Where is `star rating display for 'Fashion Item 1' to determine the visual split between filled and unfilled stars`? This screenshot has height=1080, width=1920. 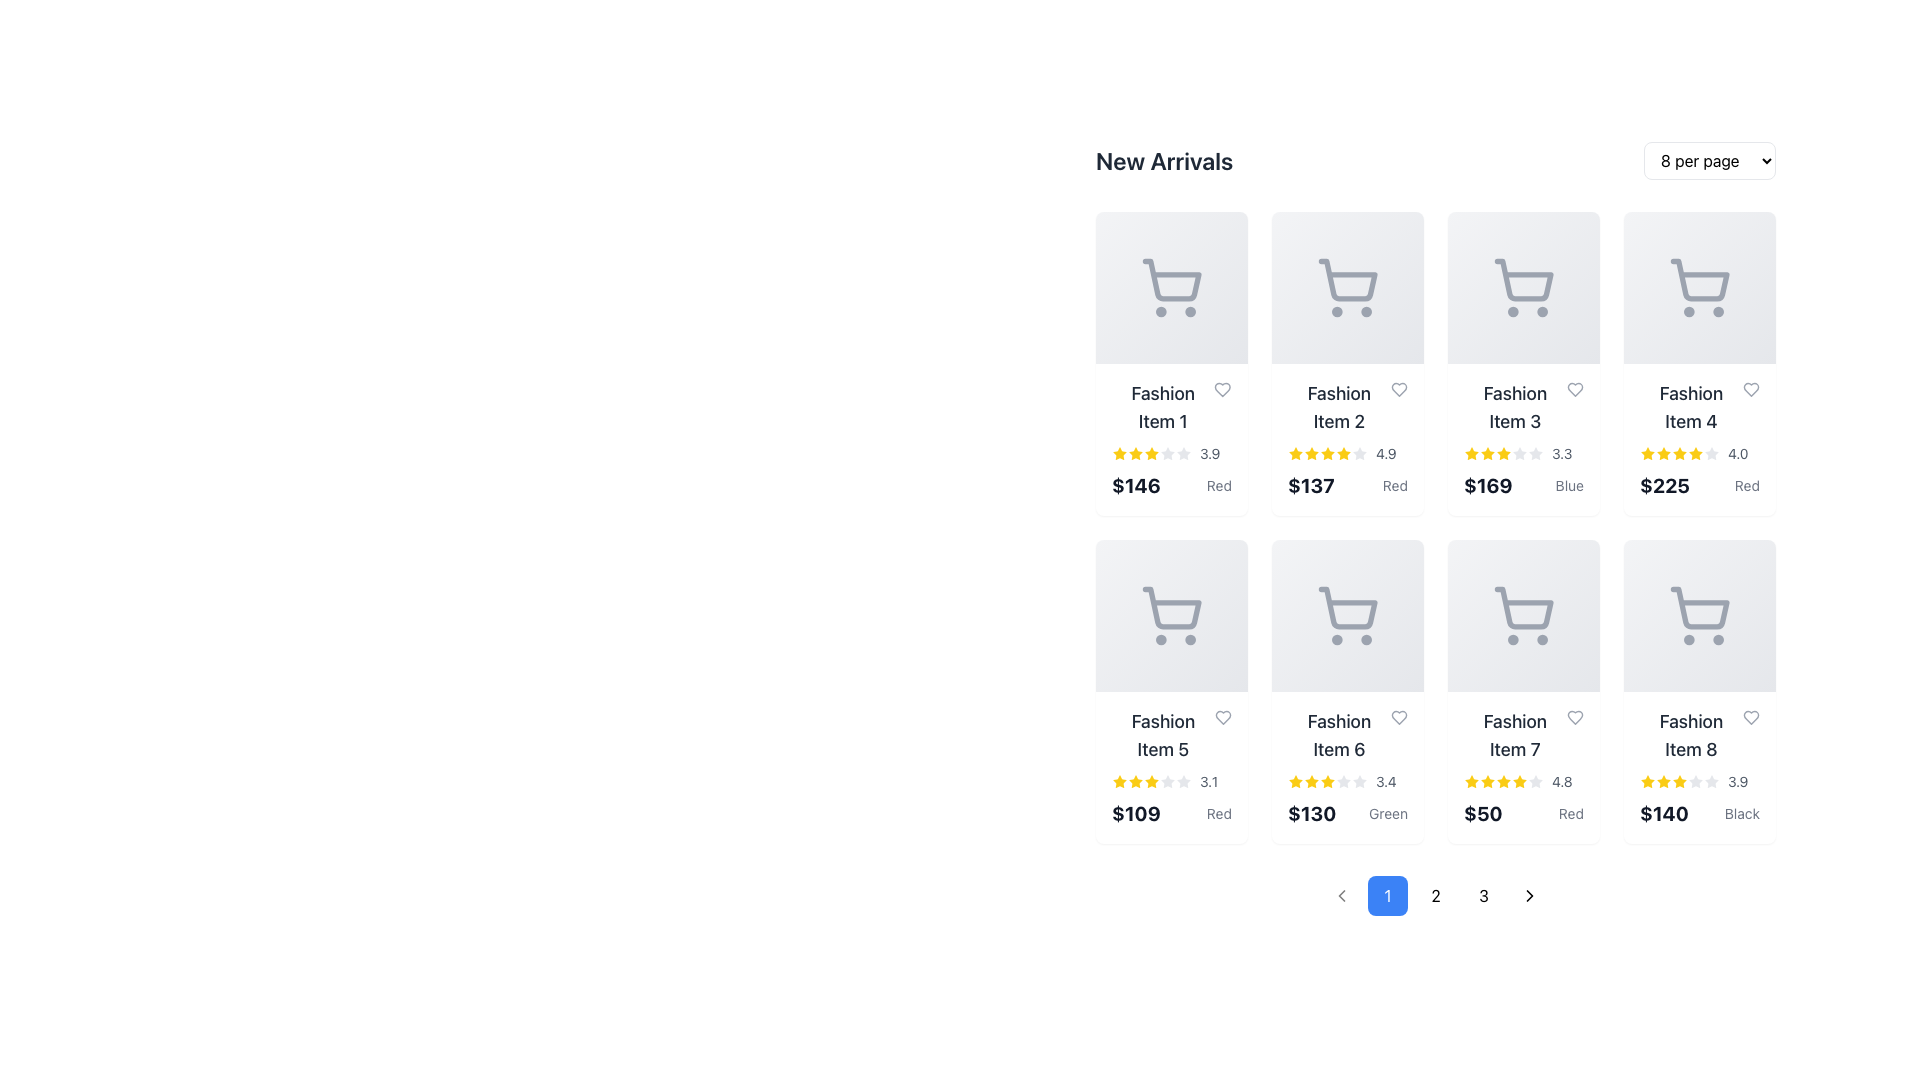 star rating display for 'Fashion Item 1' to determine the visual split between filled and unfilled stars is located at coordinates (1171, 438).